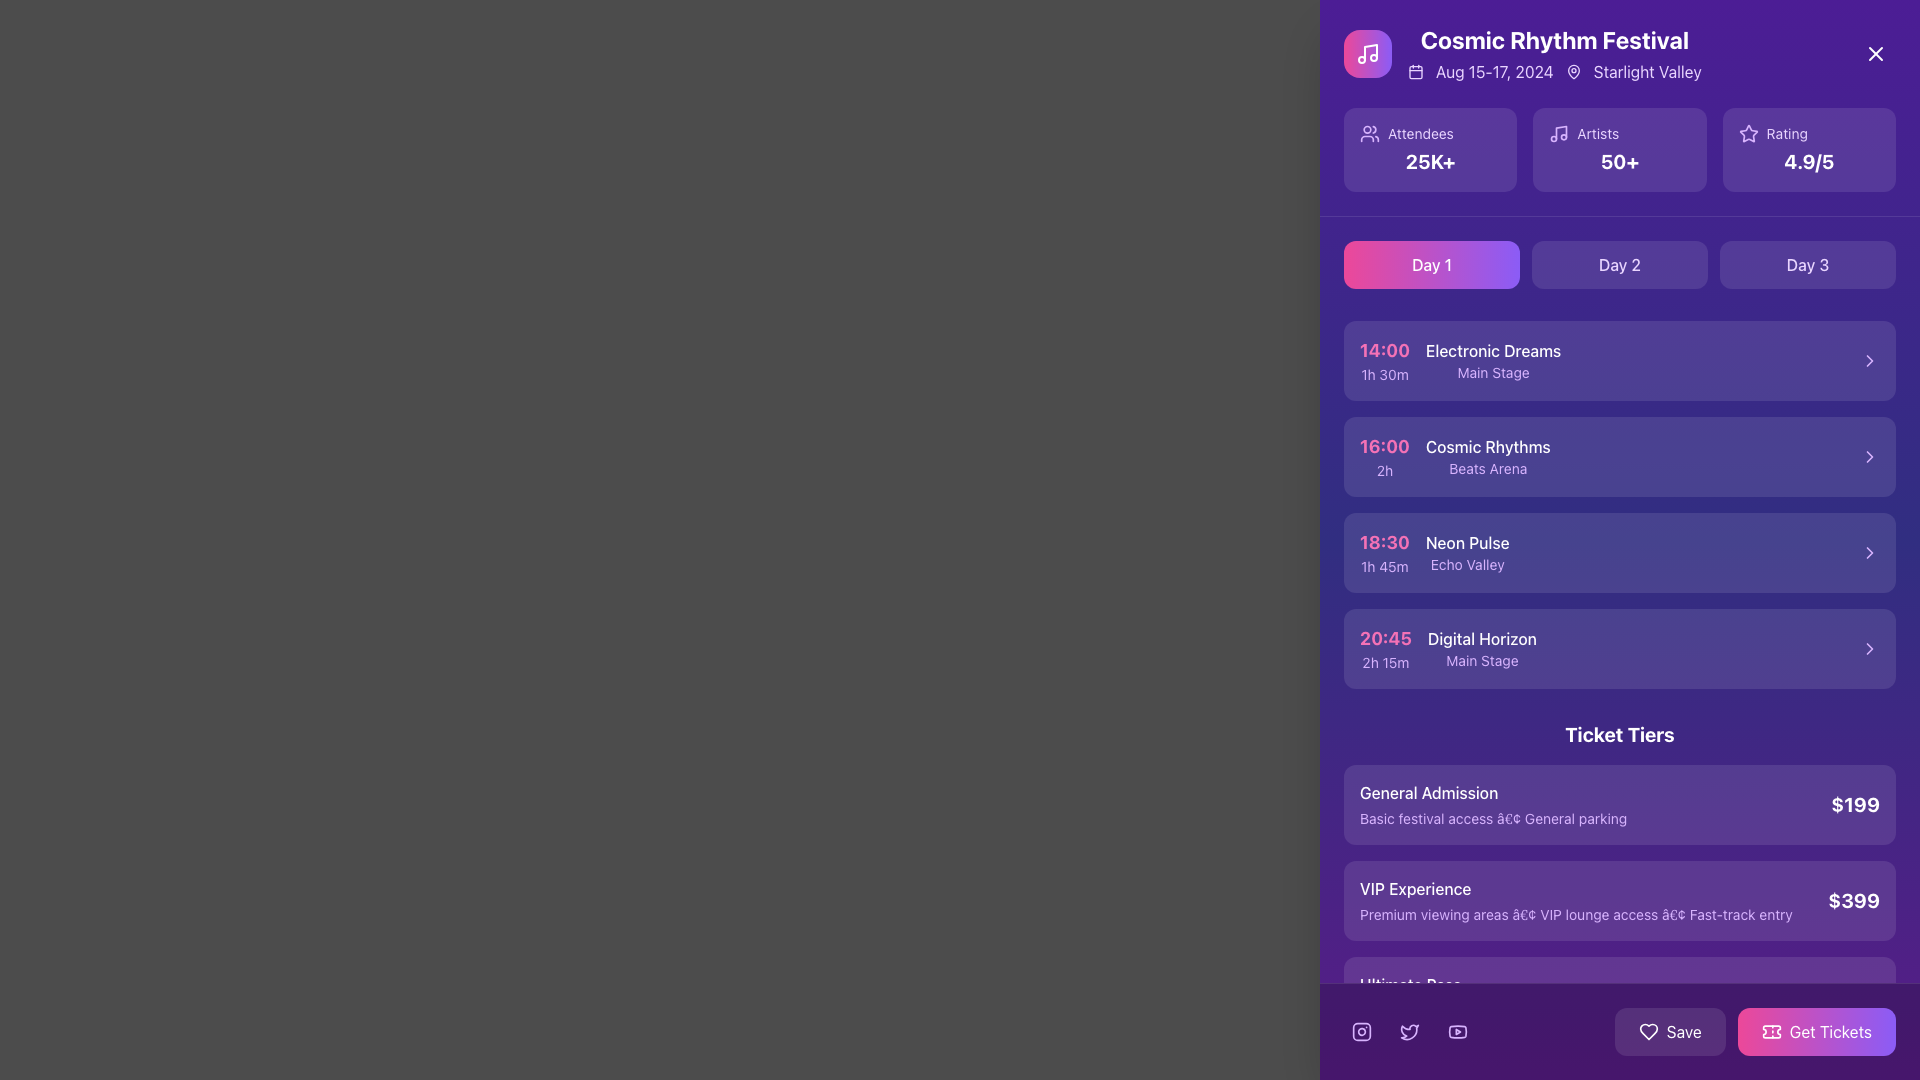 This screenshot has width=1920, height=1080. Describe the element at coordinates (1869, 456) in the screenshot. I see `the small, right-pointing purple chevron icon located to the right of the '16:00 Cosmic Rhythms Beats Arena' event entry` at that location.